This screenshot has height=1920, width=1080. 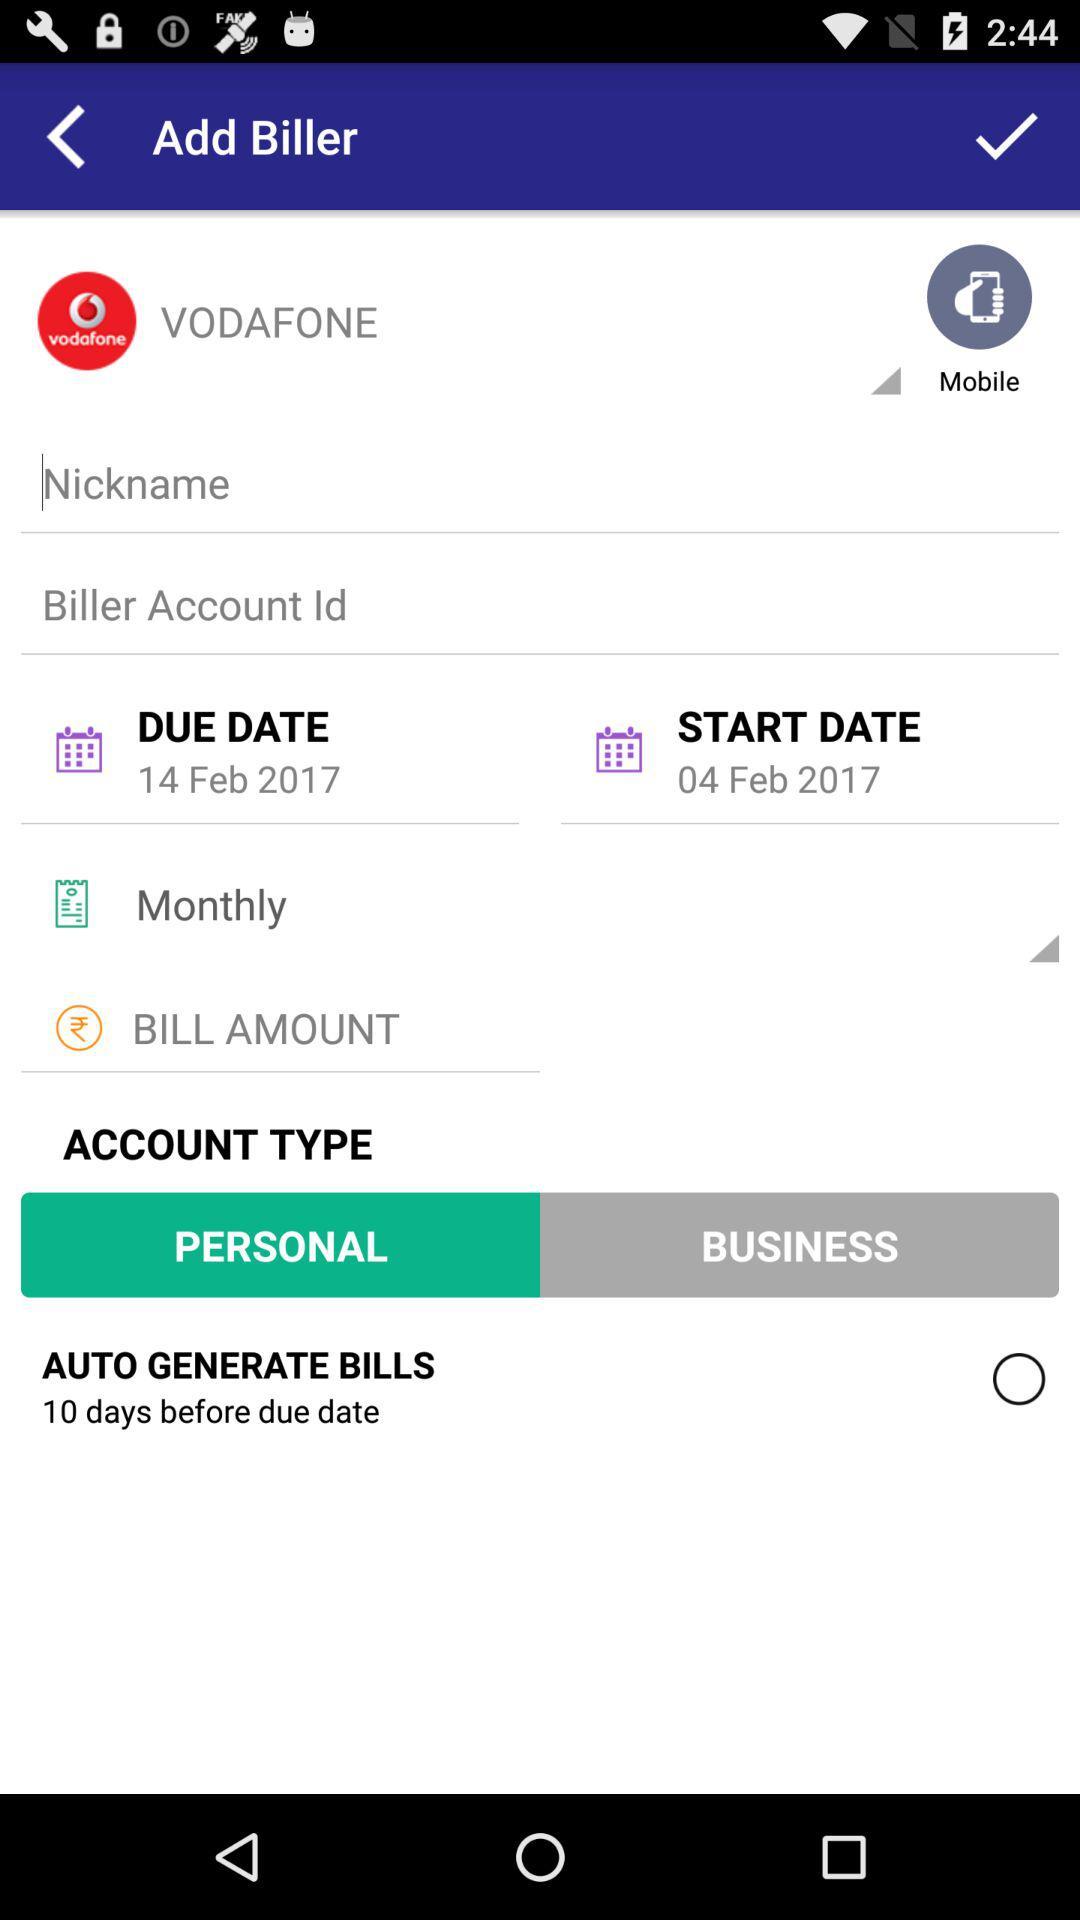 What do you see at coordinates (280, 1243) in the screenshot?
I see `icon to the left of business button` at bounding box center [280, 1243].